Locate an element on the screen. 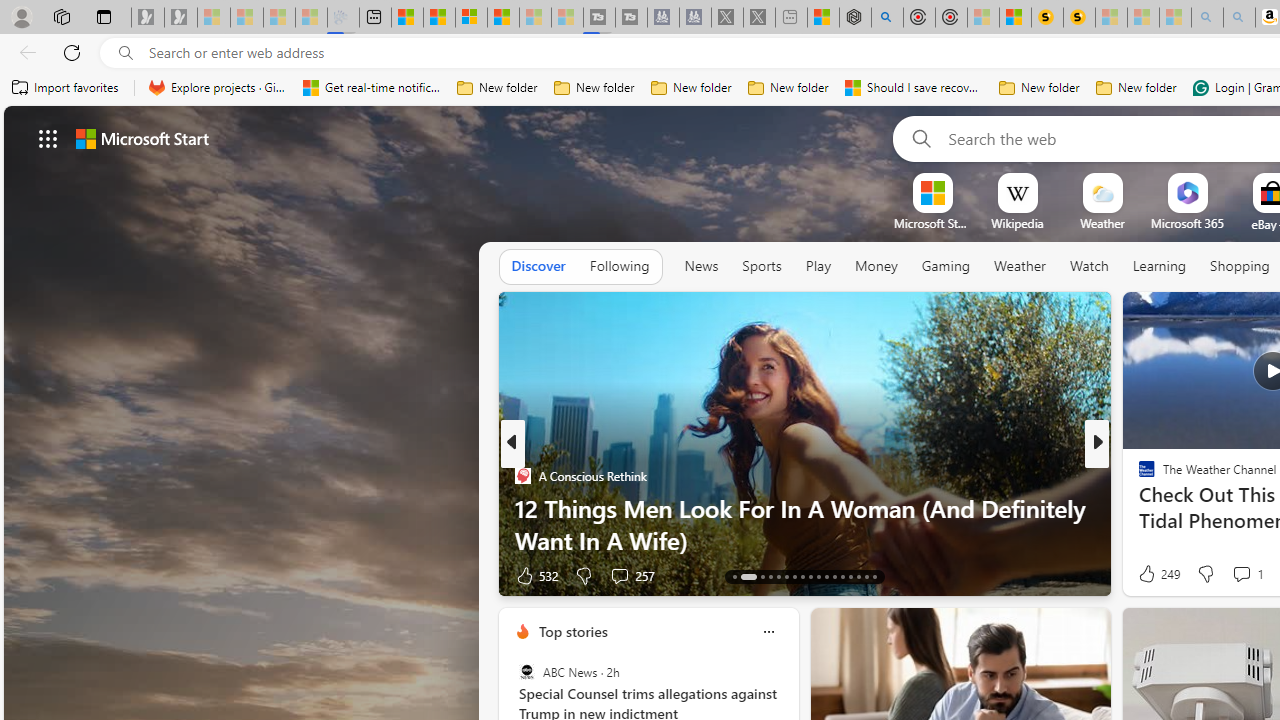 The image size is (1280, 720). 'AutomationID: tab-18' is located at coordinates (785, 577).